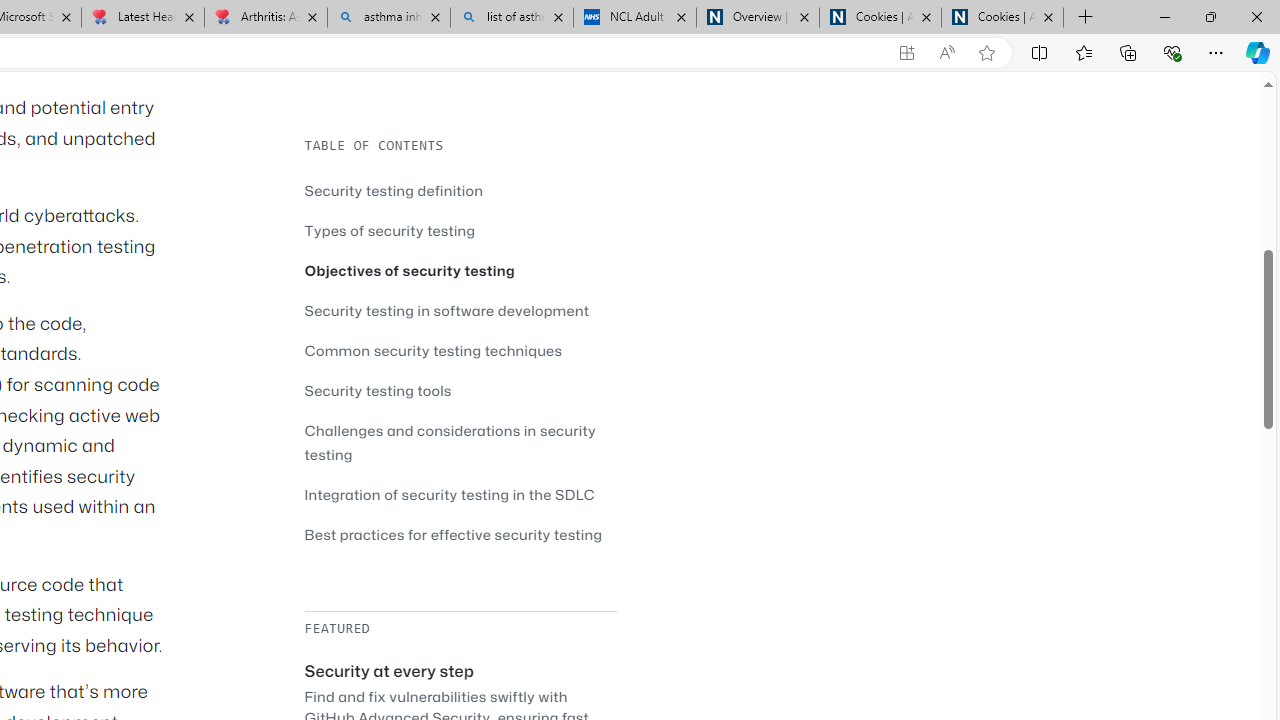  Describe the element at coordinates (449, 441) in the screenshot. I see `'Challenges and considerations in security testing'` at that location.